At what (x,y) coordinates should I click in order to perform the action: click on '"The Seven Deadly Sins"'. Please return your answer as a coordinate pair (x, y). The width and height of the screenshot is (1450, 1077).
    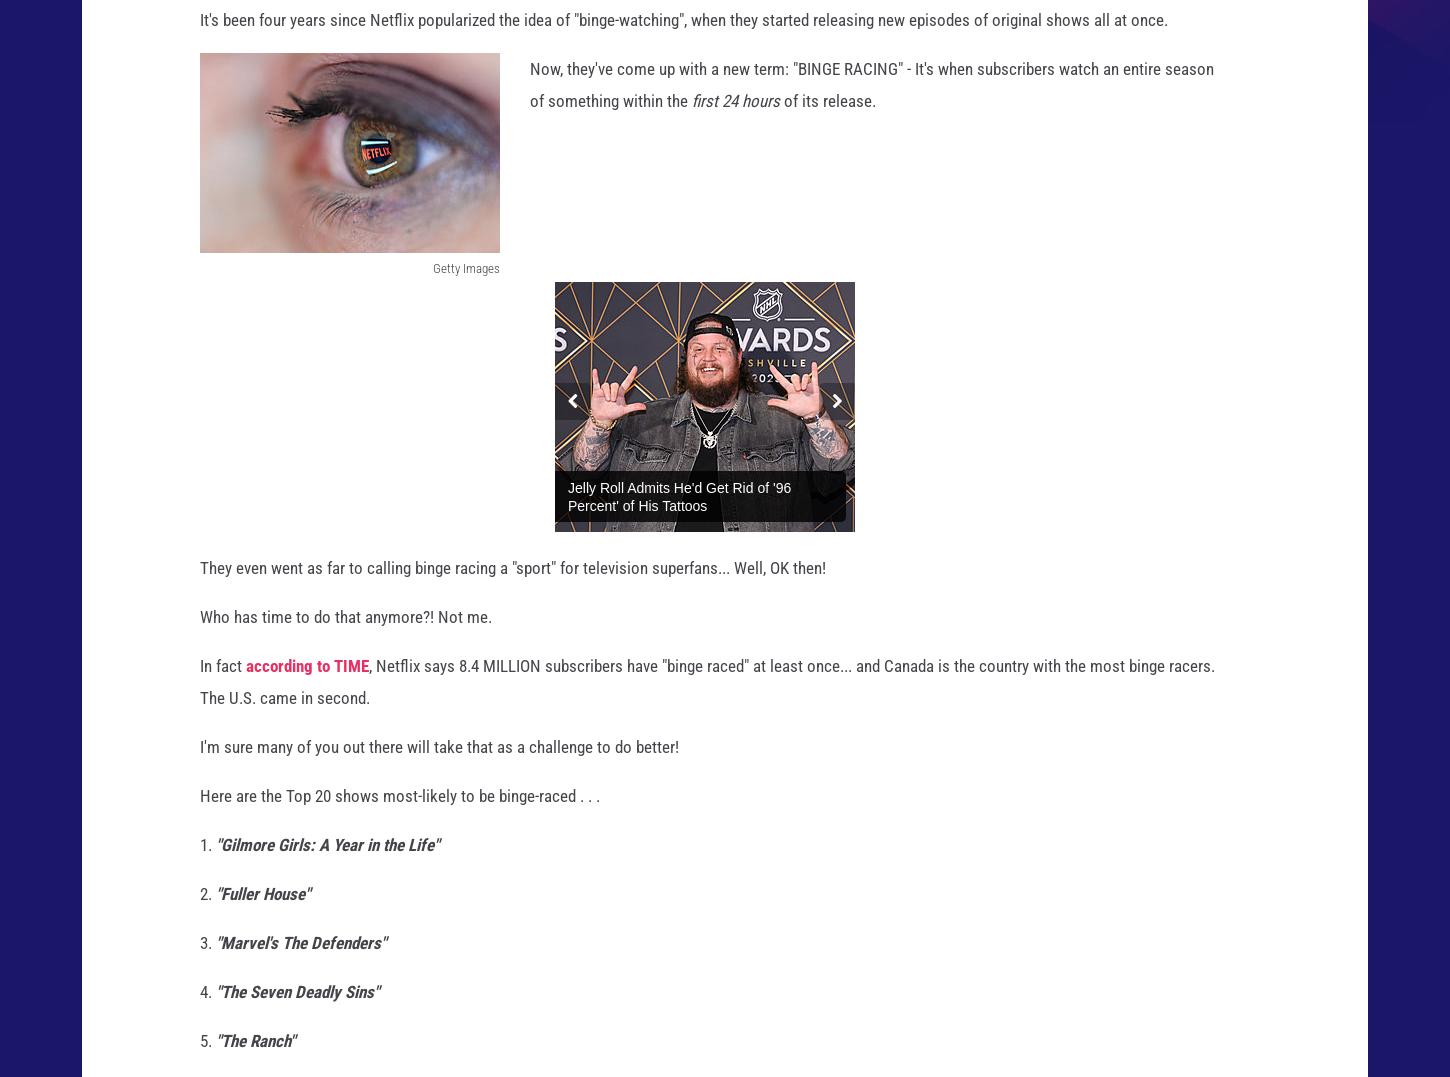
    Looking at the image, I should click on (297, 1009).